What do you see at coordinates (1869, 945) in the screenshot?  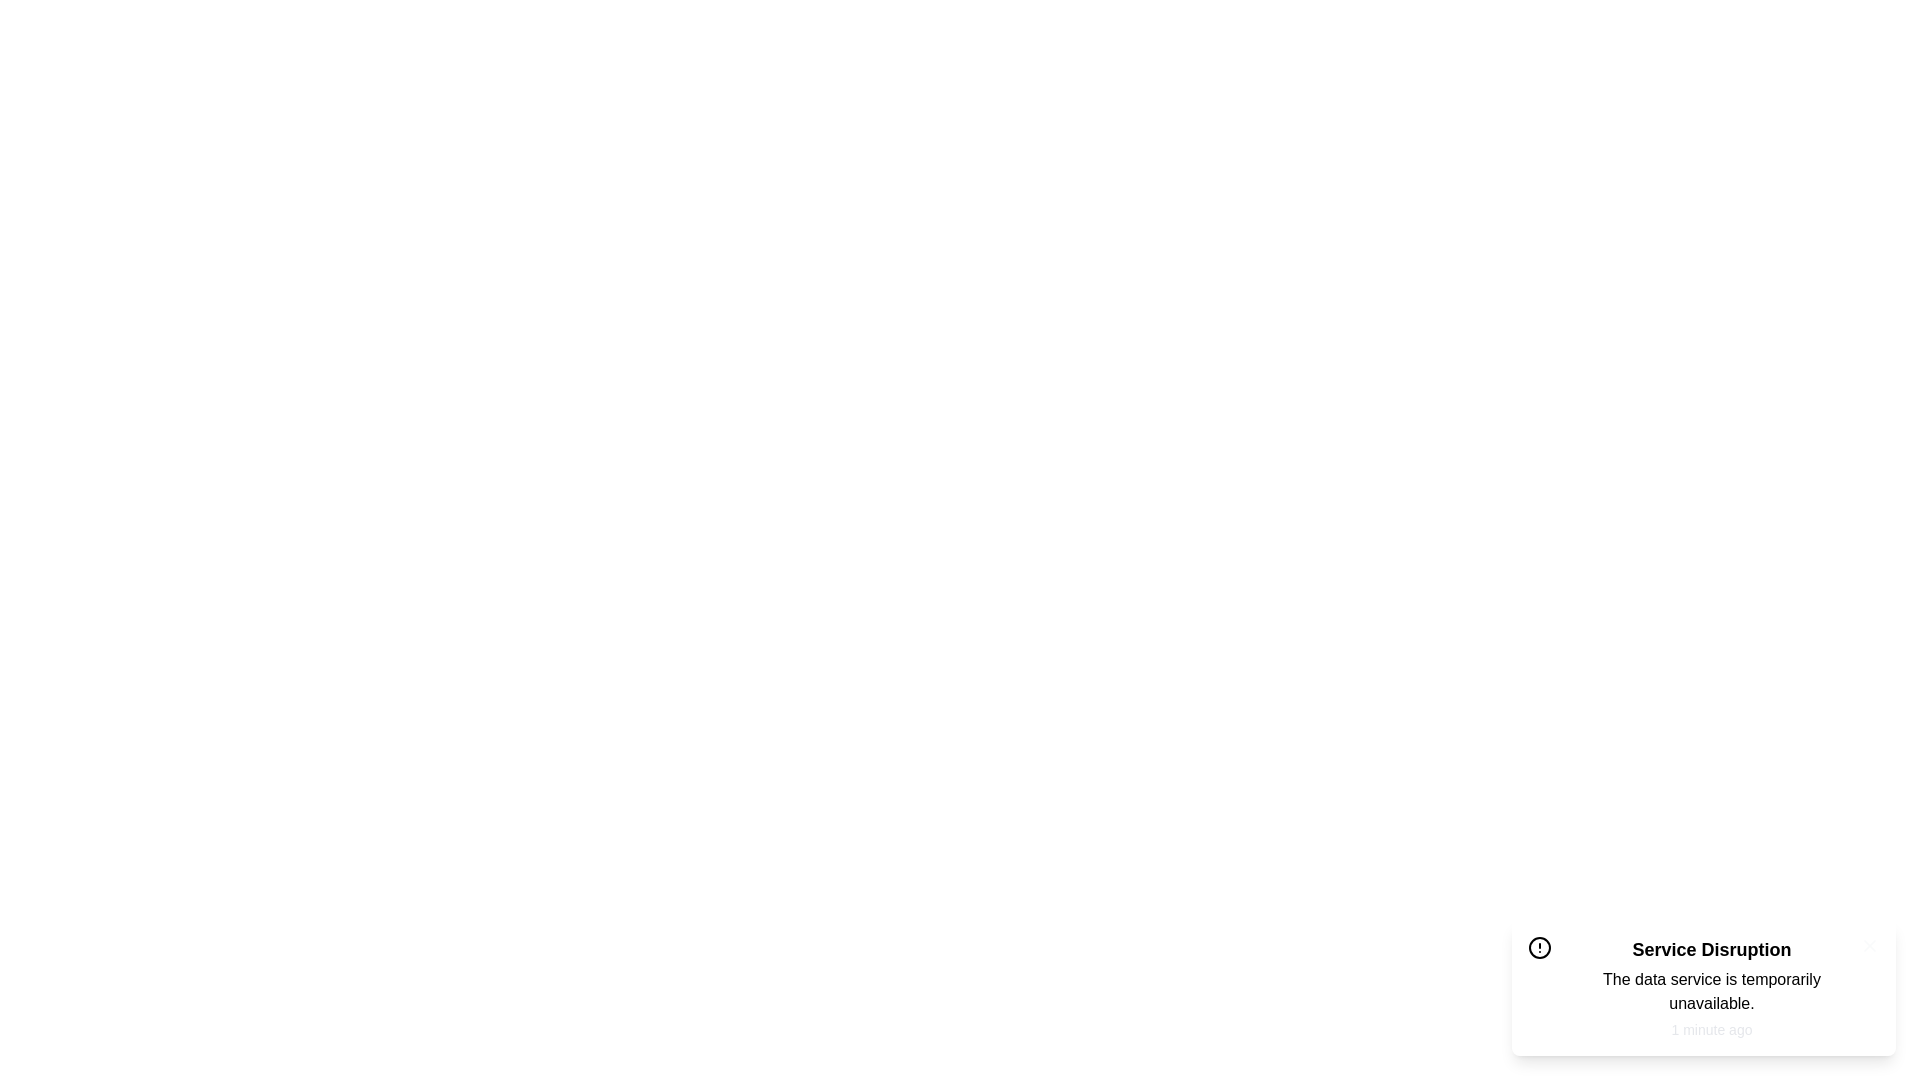 I see `the close button to dismiss the notification` at bounding box center [1869, 945].